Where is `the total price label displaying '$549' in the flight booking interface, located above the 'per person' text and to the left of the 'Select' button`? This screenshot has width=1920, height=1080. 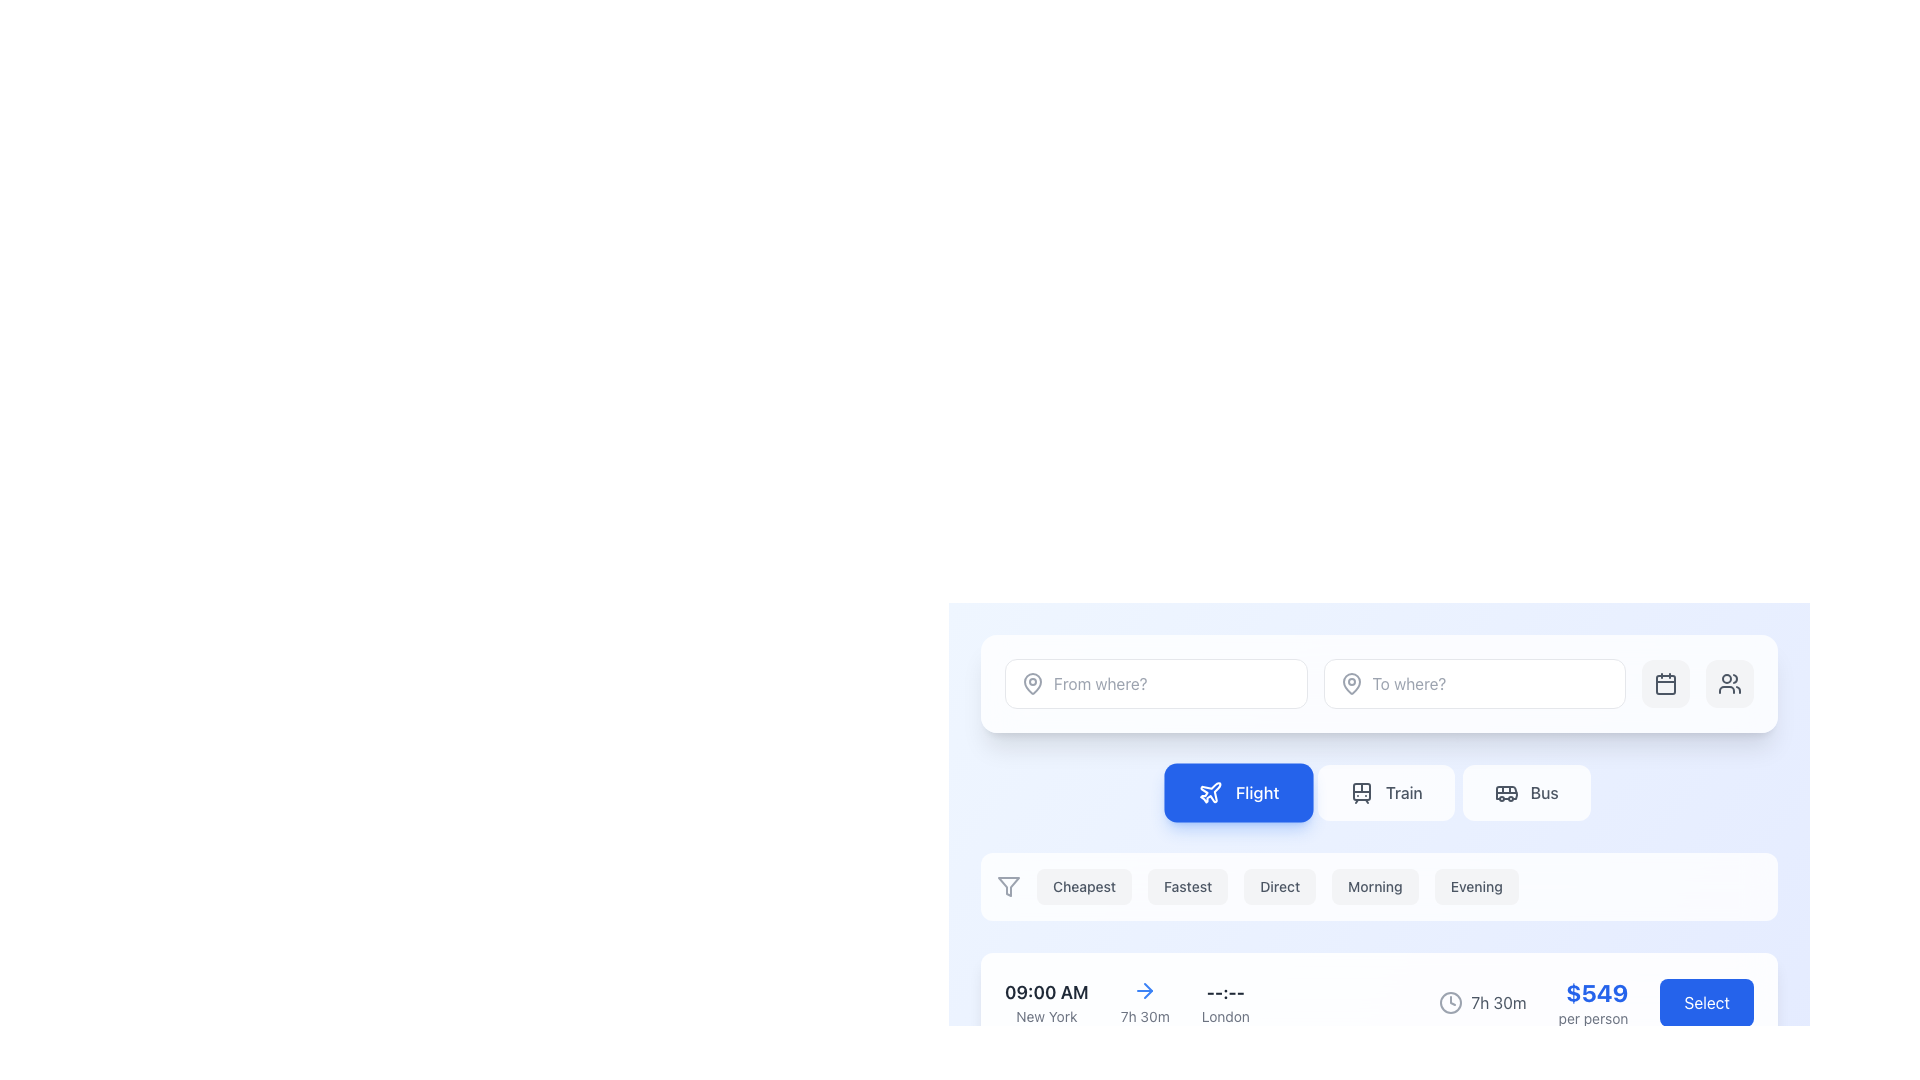
the total price label displaying '$549' in the flight booking interface, located above the 'per person' text and to the left of the 'Select' button is located at coordinates (1596, 992).